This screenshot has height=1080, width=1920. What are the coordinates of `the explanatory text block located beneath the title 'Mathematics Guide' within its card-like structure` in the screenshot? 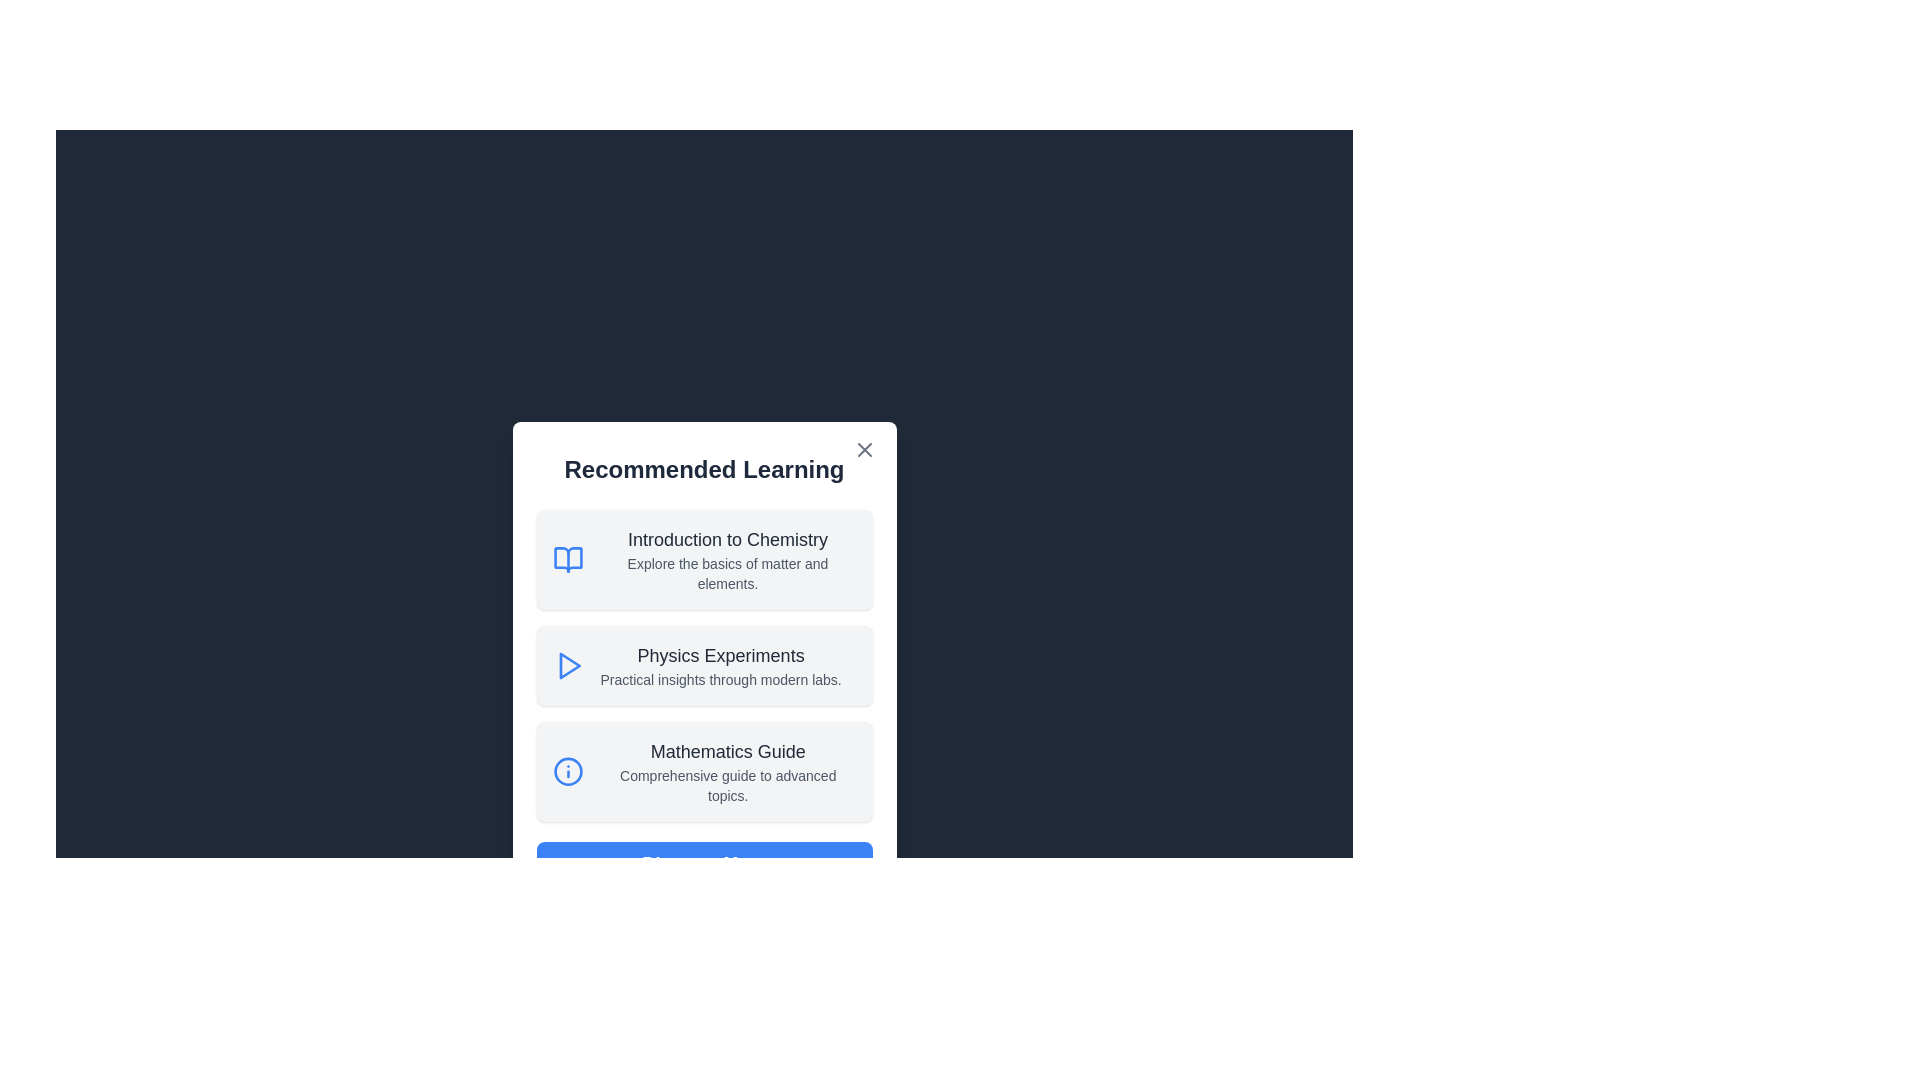 It's located at (727, 785).